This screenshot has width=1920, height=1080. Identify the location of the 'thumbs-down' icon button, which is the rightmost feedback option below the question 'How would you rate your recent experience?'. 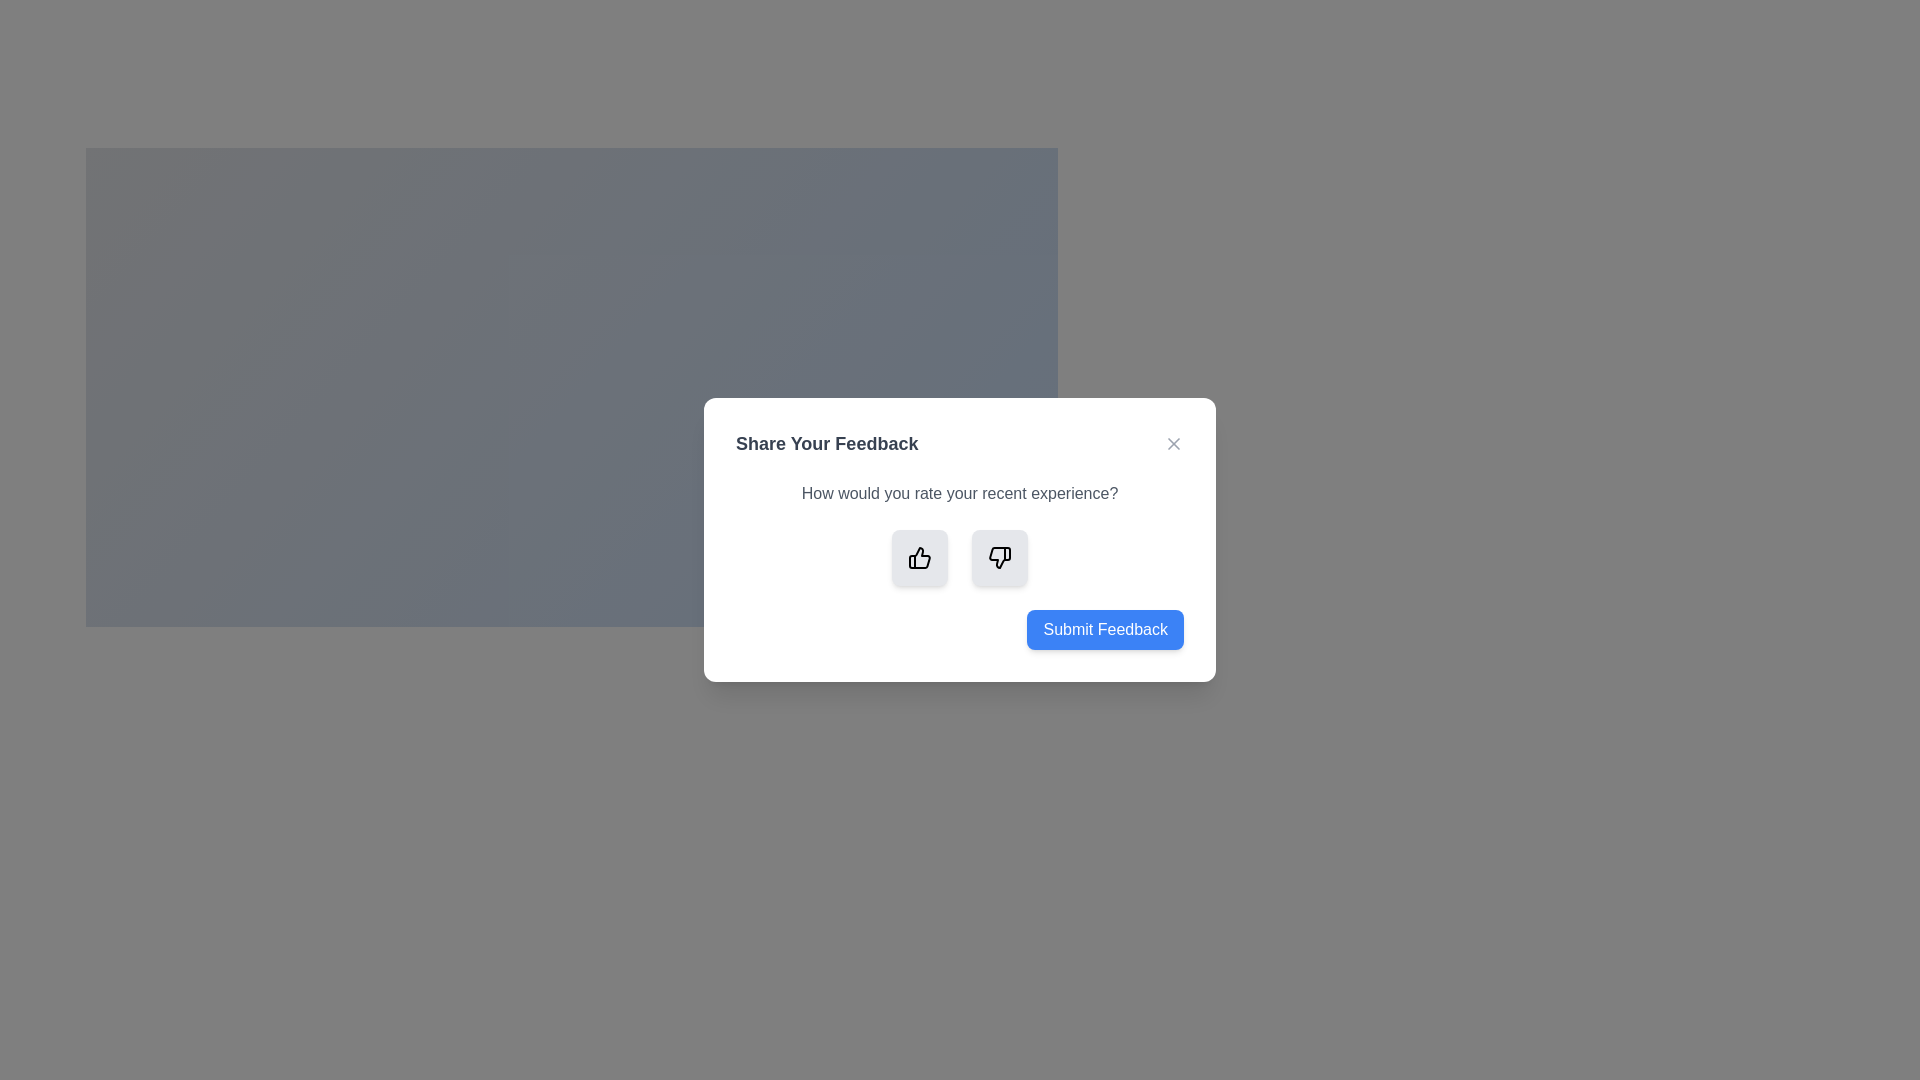
(1000, 558).